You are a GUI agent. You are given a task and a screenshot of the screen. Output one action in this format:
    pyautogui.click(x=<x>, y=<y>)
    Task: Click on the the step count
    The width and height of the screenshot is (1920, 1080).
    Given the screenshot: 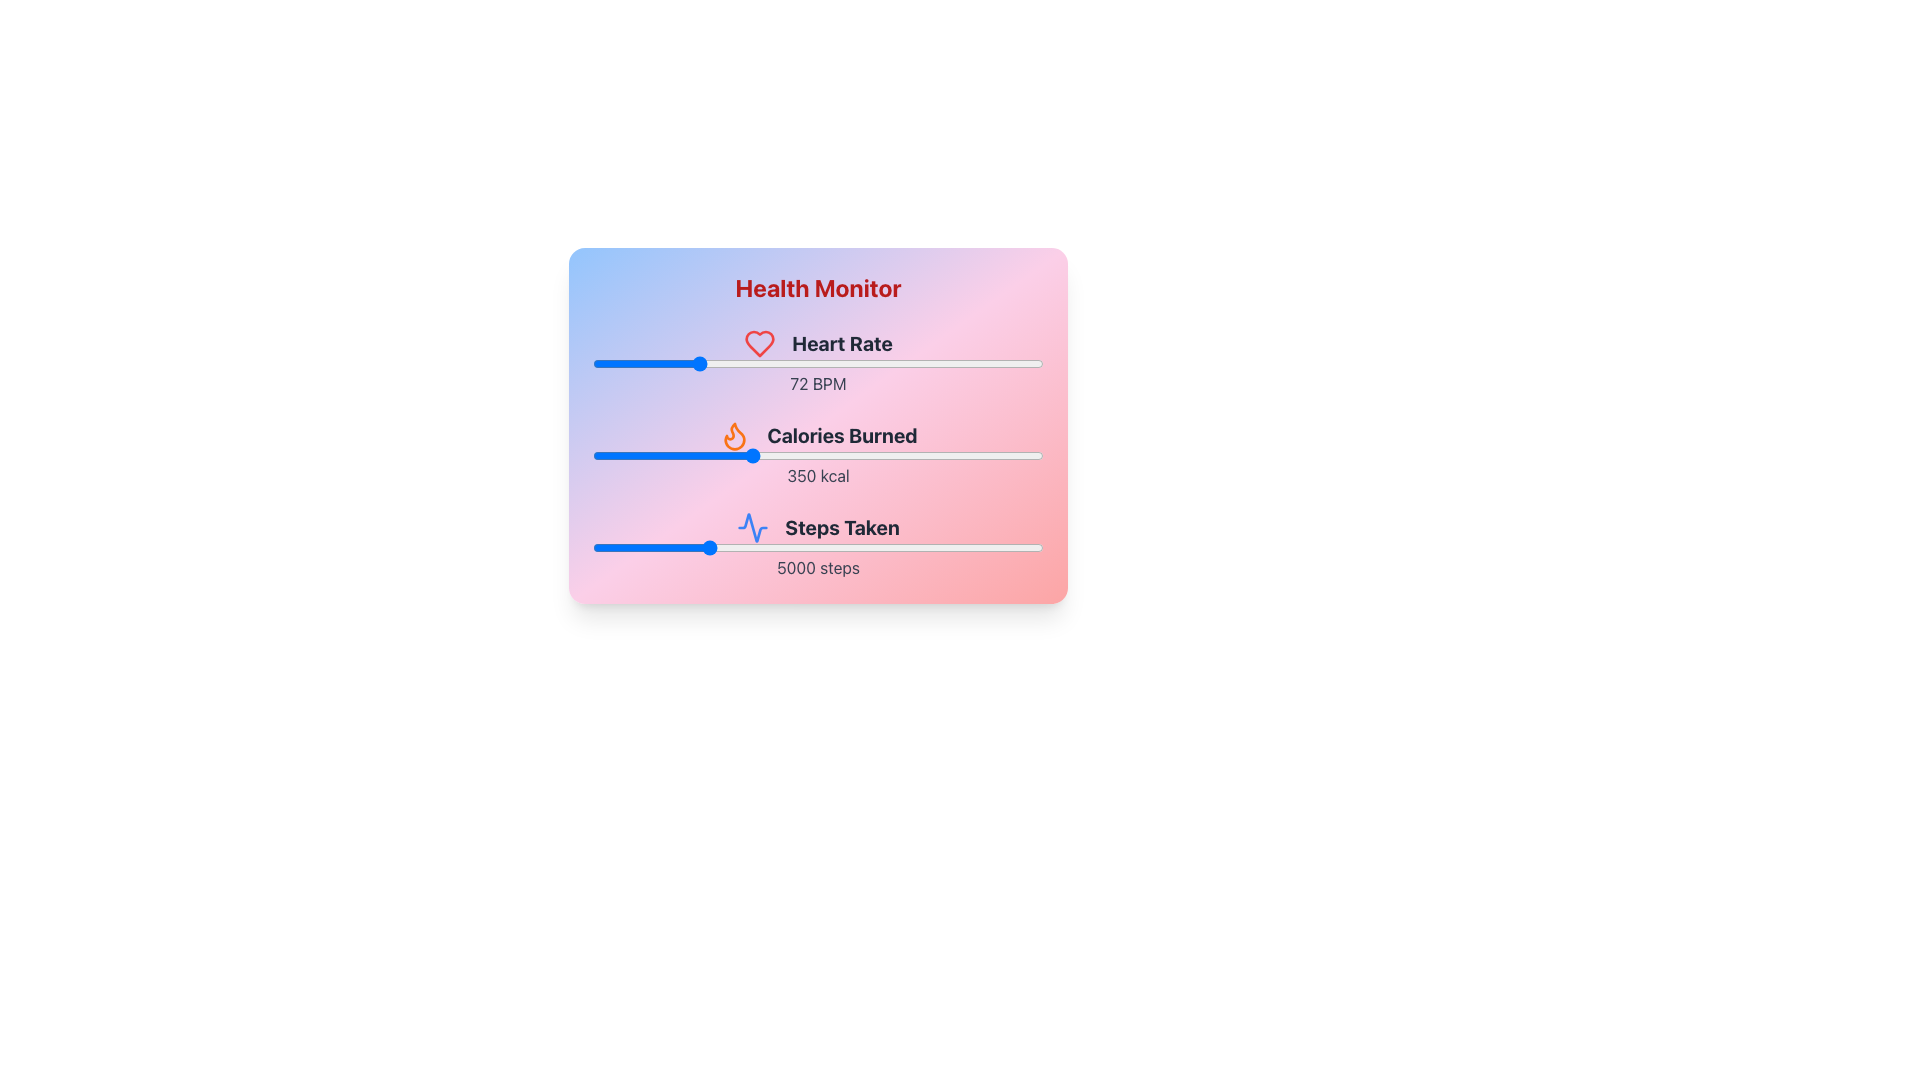 What is the action you would take?
    pyautogui.click(x=908, y=547)
    